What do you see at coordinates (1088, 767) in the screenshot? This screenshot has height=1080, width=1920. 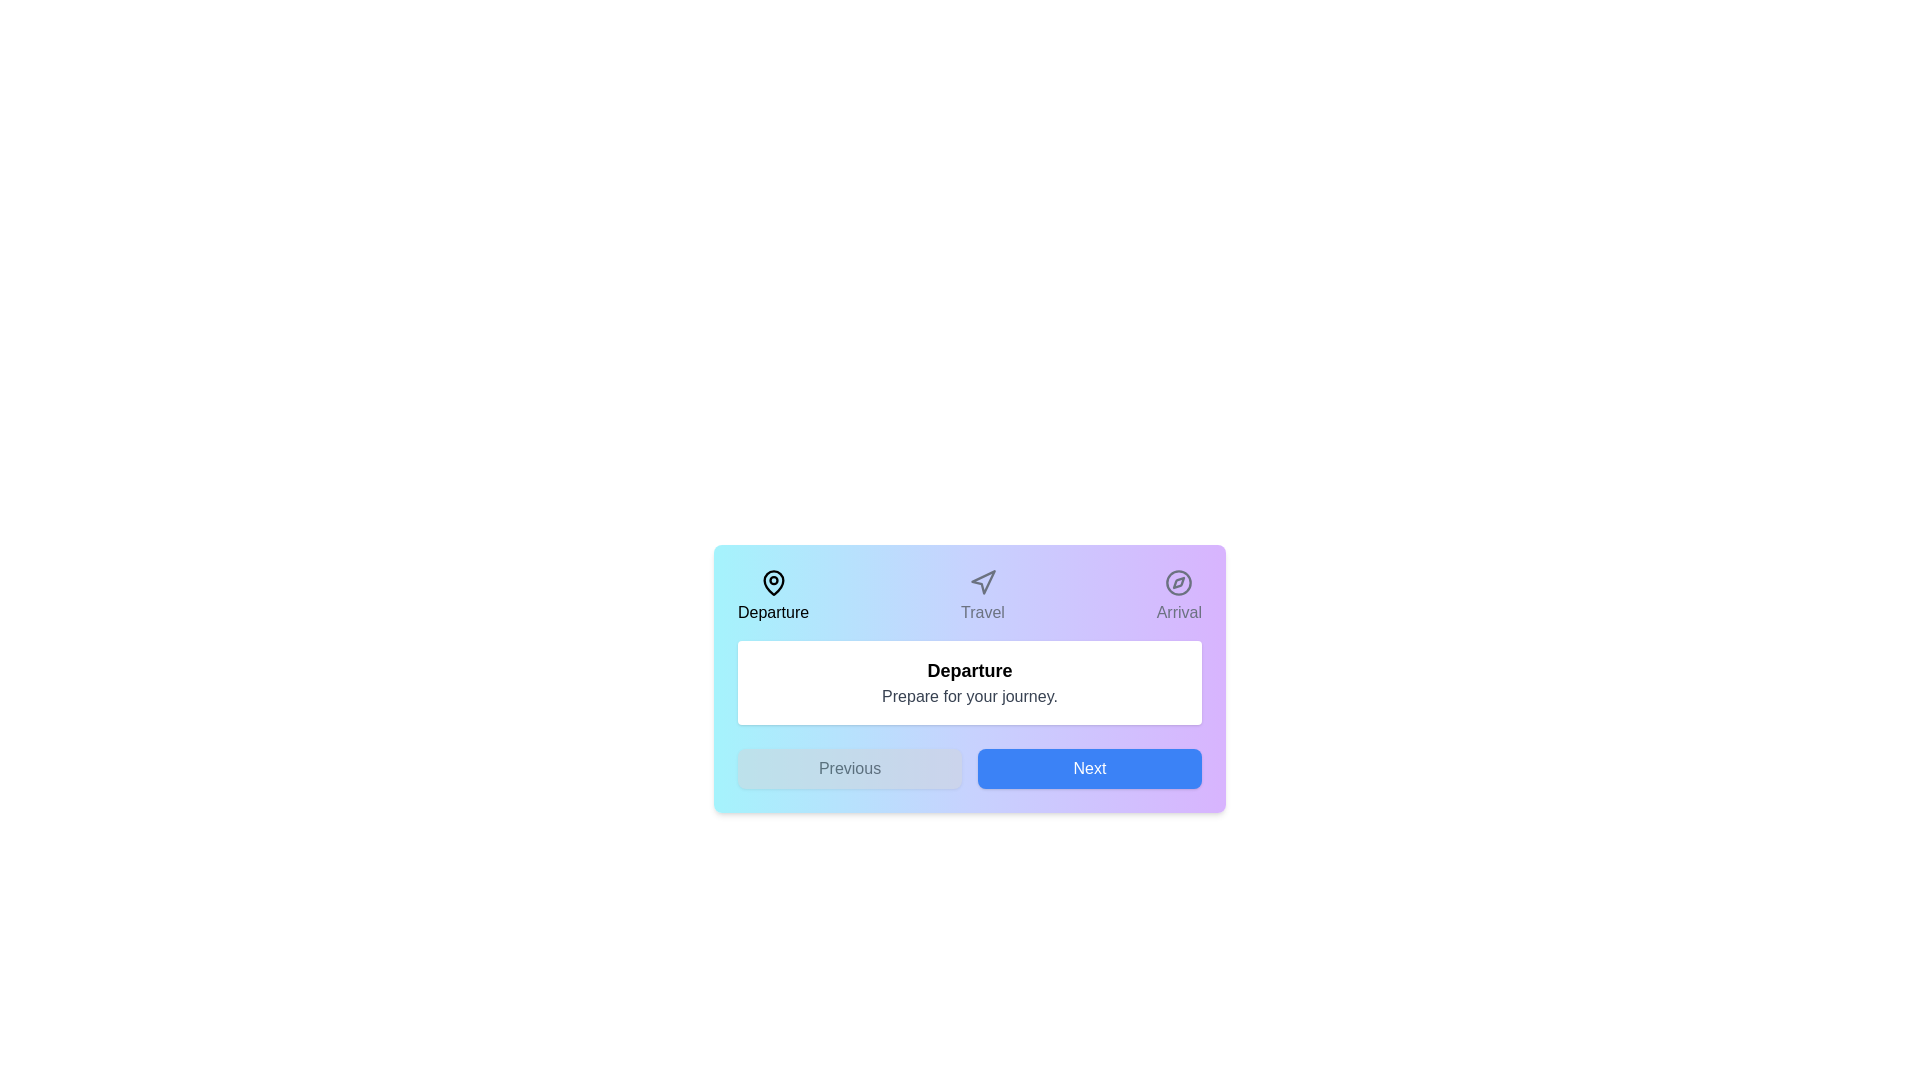 I see `the 'Next' button to navigate to the next step` at bounding box center [1088, 767].